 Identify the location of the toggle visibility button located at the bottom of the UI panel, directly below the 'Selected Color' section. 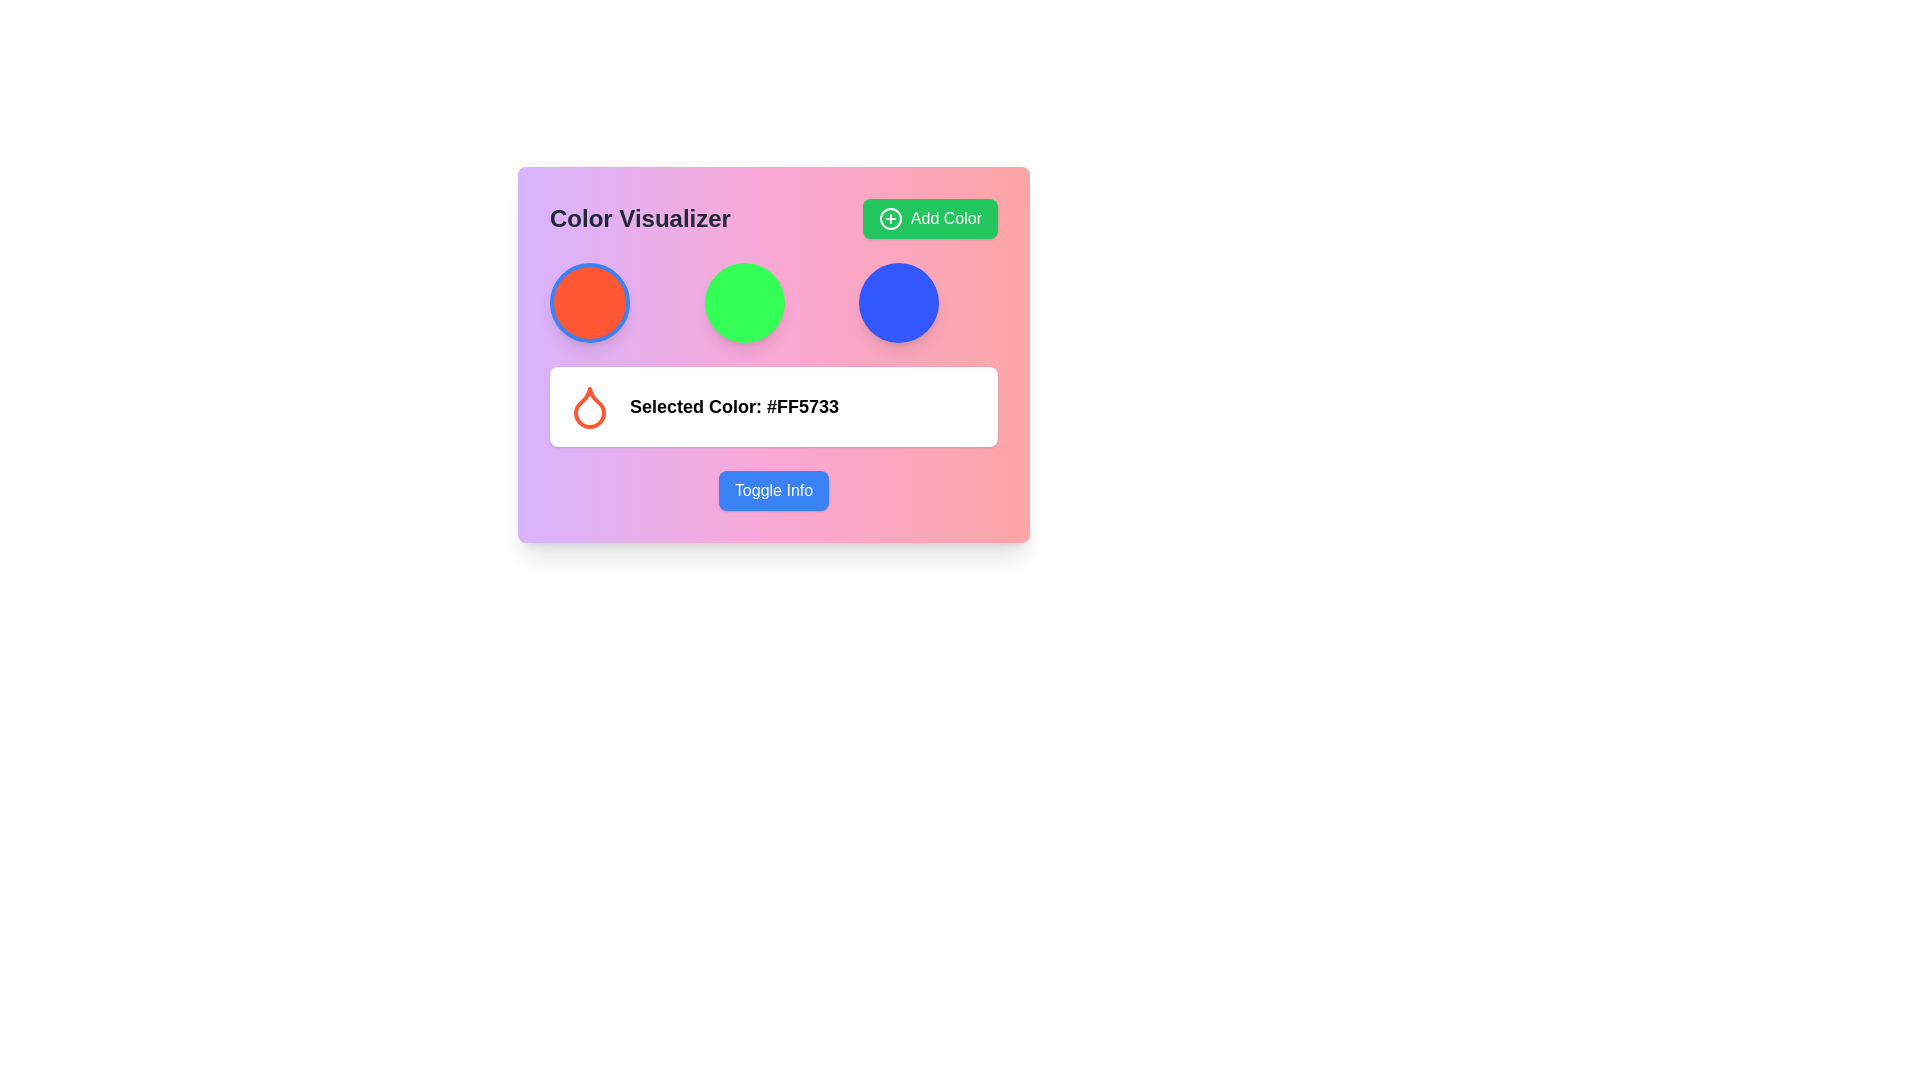
(772, 490).